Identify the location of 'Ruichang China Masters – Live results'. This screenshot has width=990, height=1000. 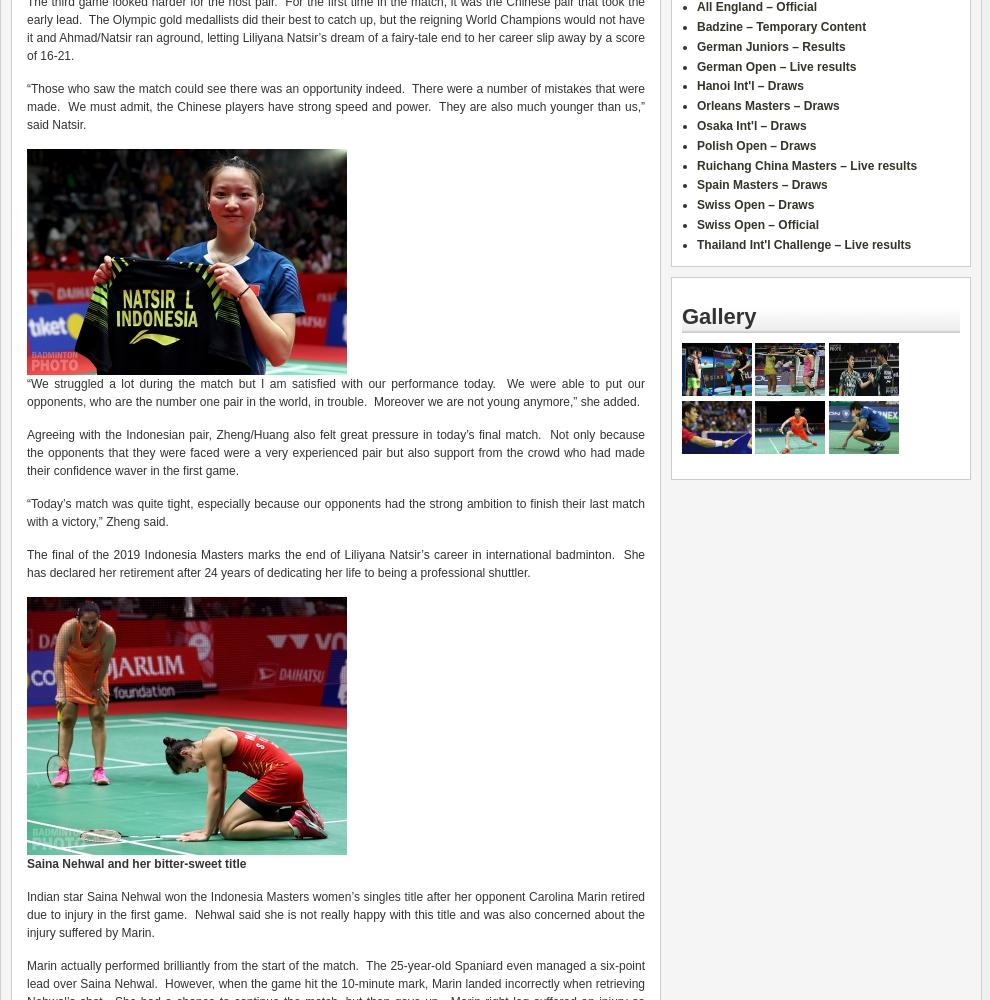
(806, 165).